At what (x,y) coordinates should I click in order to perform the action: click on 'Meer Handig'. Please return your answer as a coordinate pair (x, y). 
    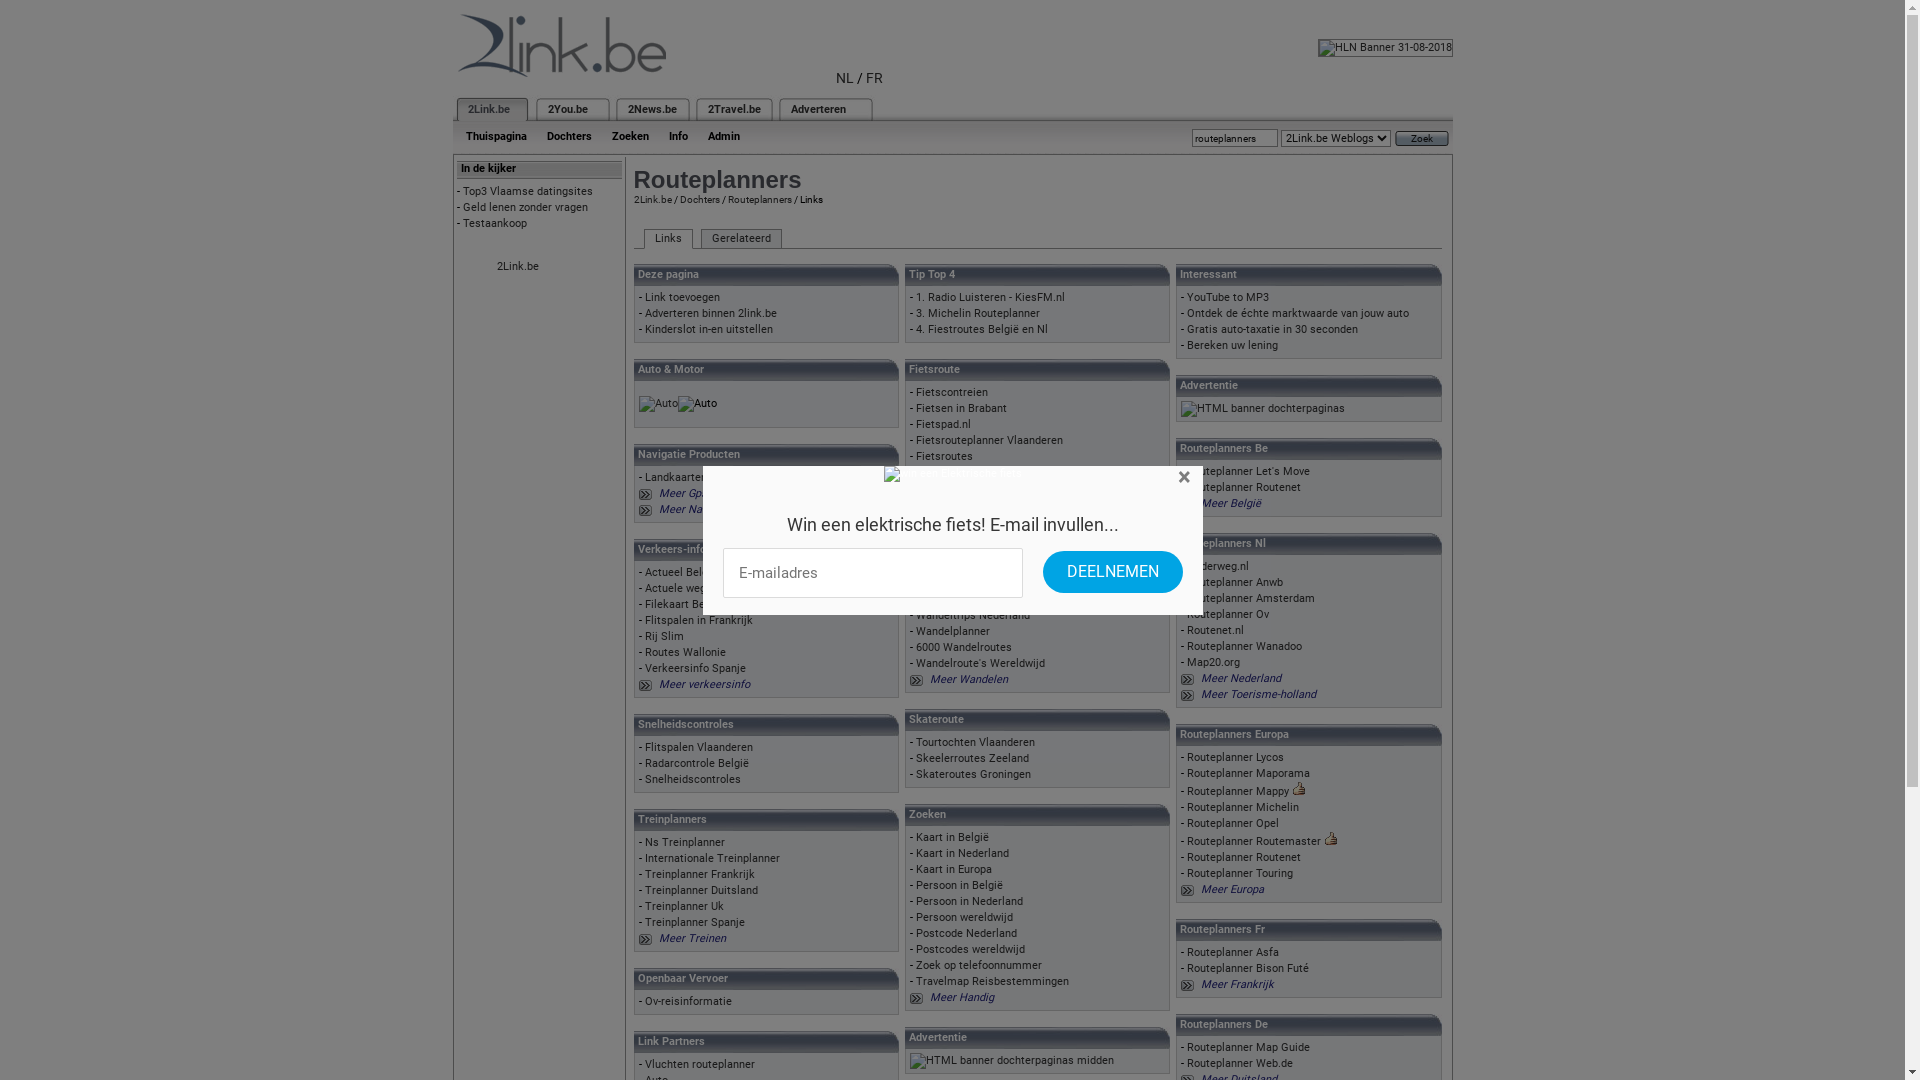
    Looking at the image, I should click on (961, 997).